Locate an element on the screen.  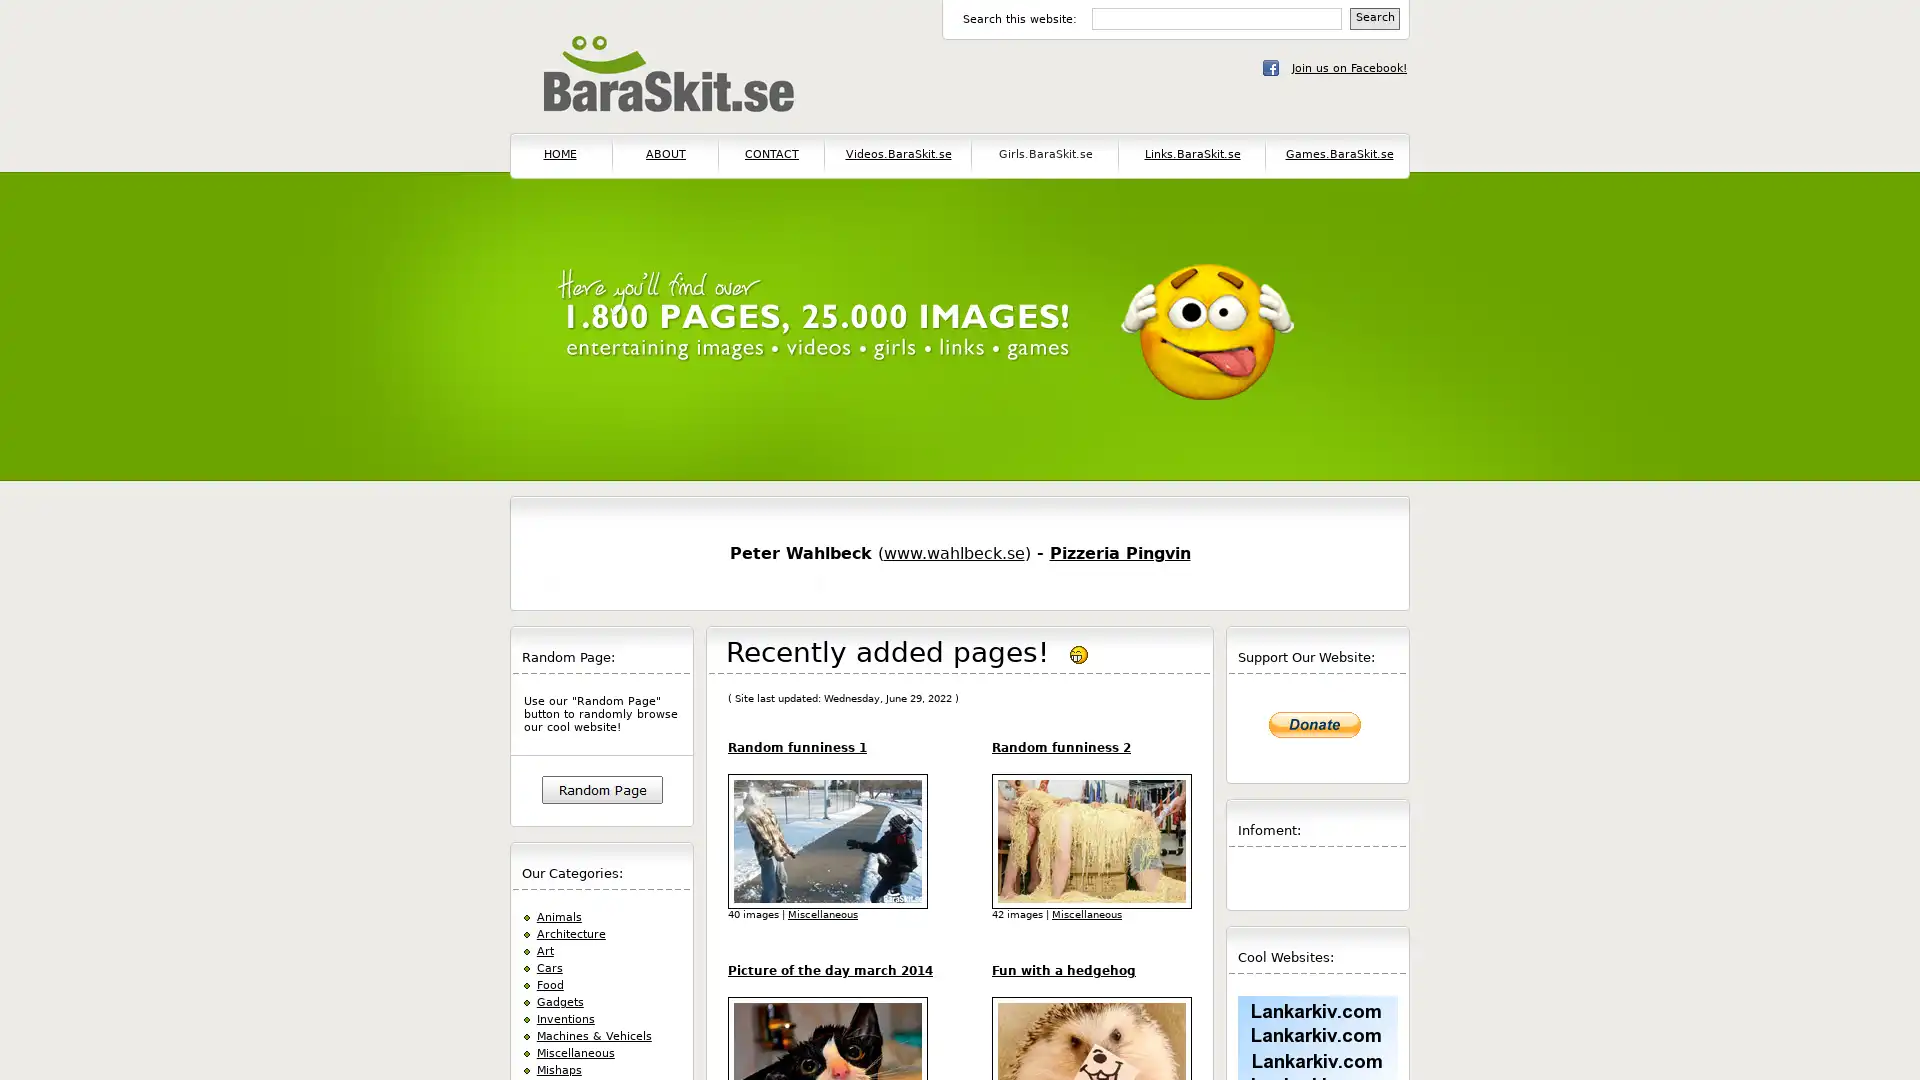
Search is located at coordinates (1373, 19).